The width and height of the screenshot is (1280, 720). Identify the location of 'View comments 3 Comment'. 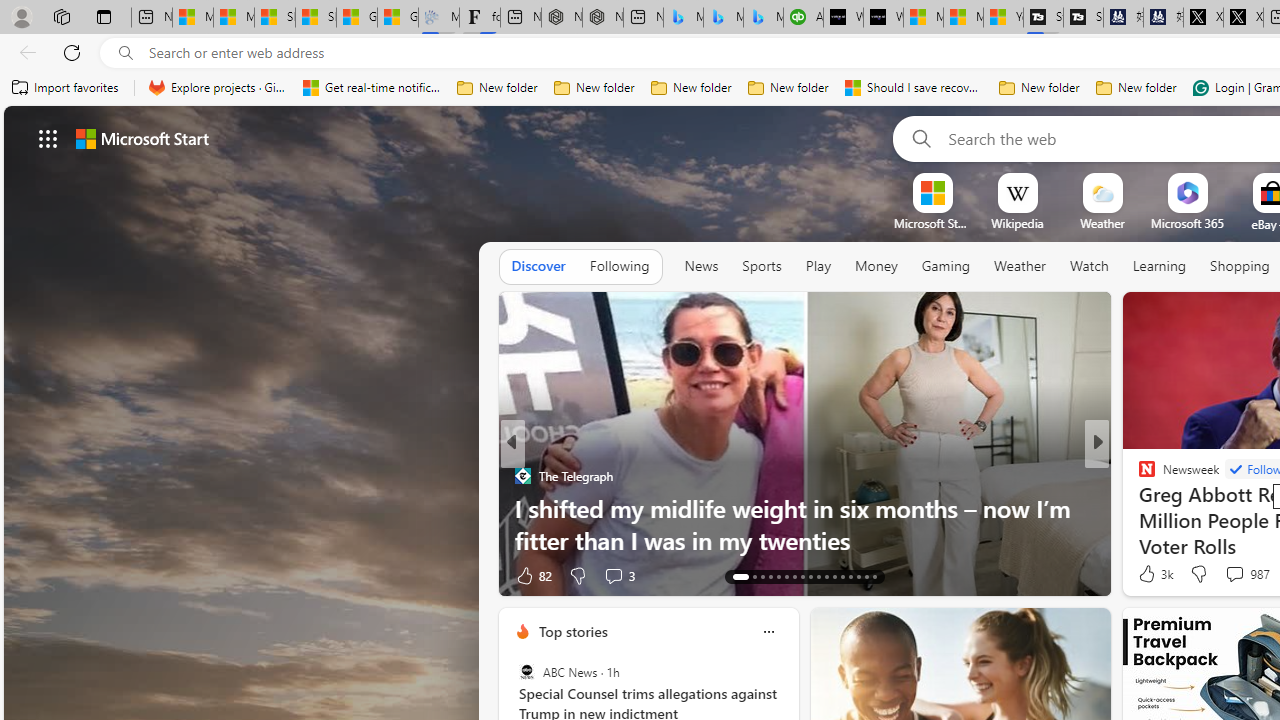
(617, 575).